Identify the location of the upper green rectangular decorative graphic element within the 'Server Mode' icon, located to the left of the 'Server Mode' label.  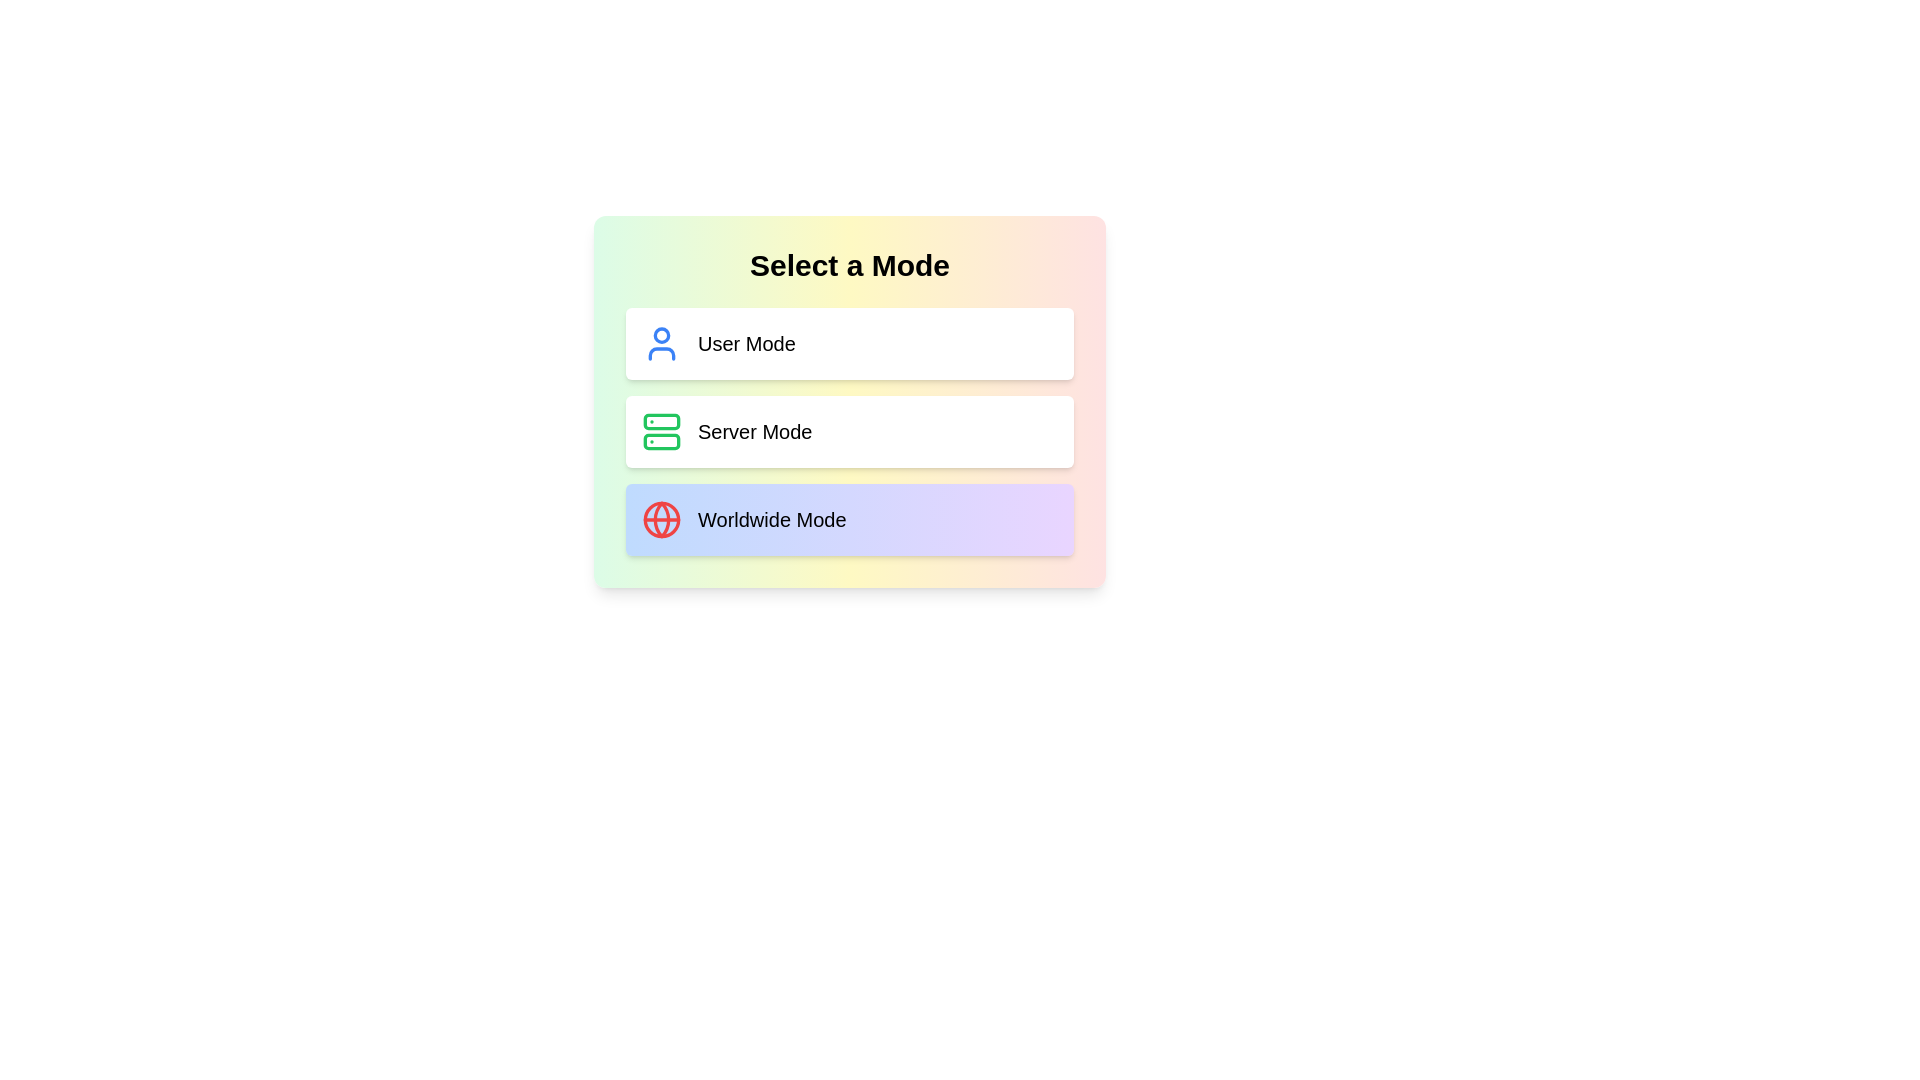
(662, 420).